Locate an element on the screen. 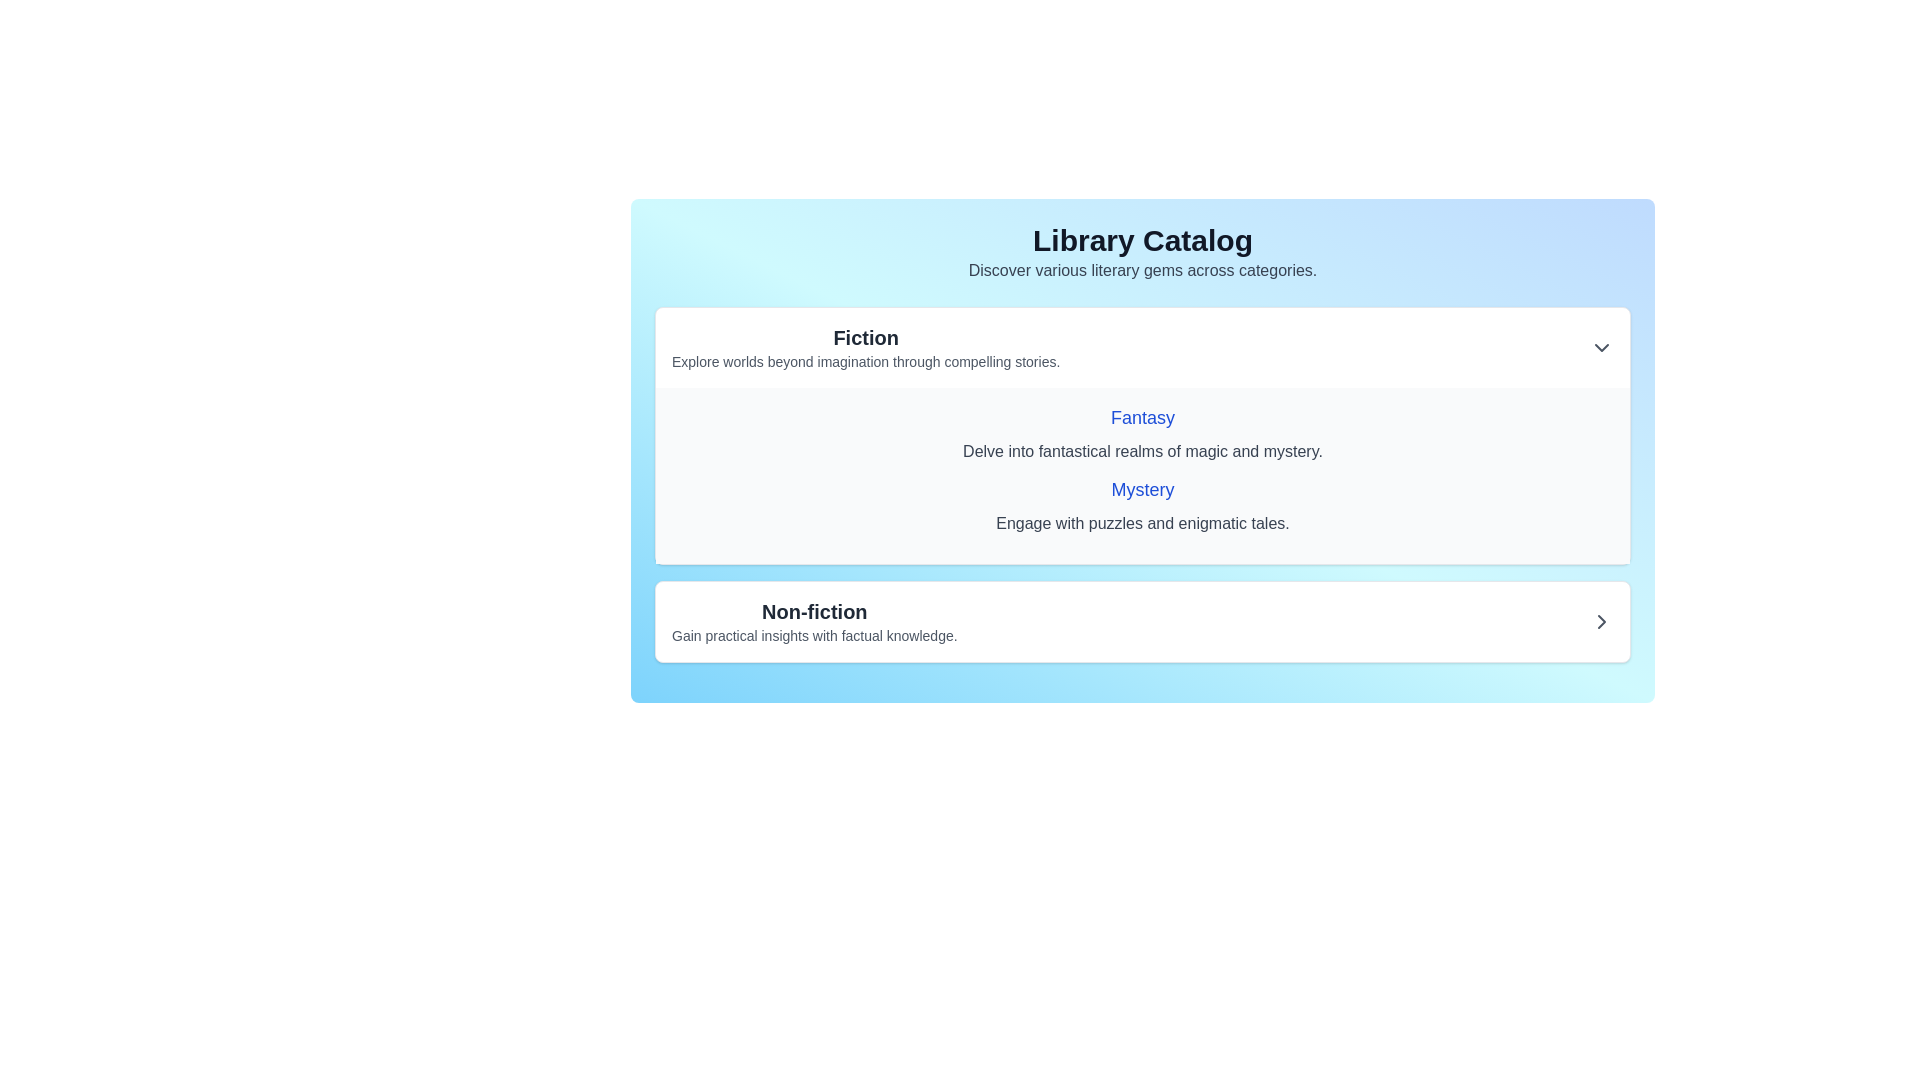 Image resolution: width=1920 pixels, height=1080 pixels. the gray chevron-shaped SVG icon representing a right-facing arrow, located at the rightmost end of the 'Non-fiction' section is located at coordinates (1602, 620).